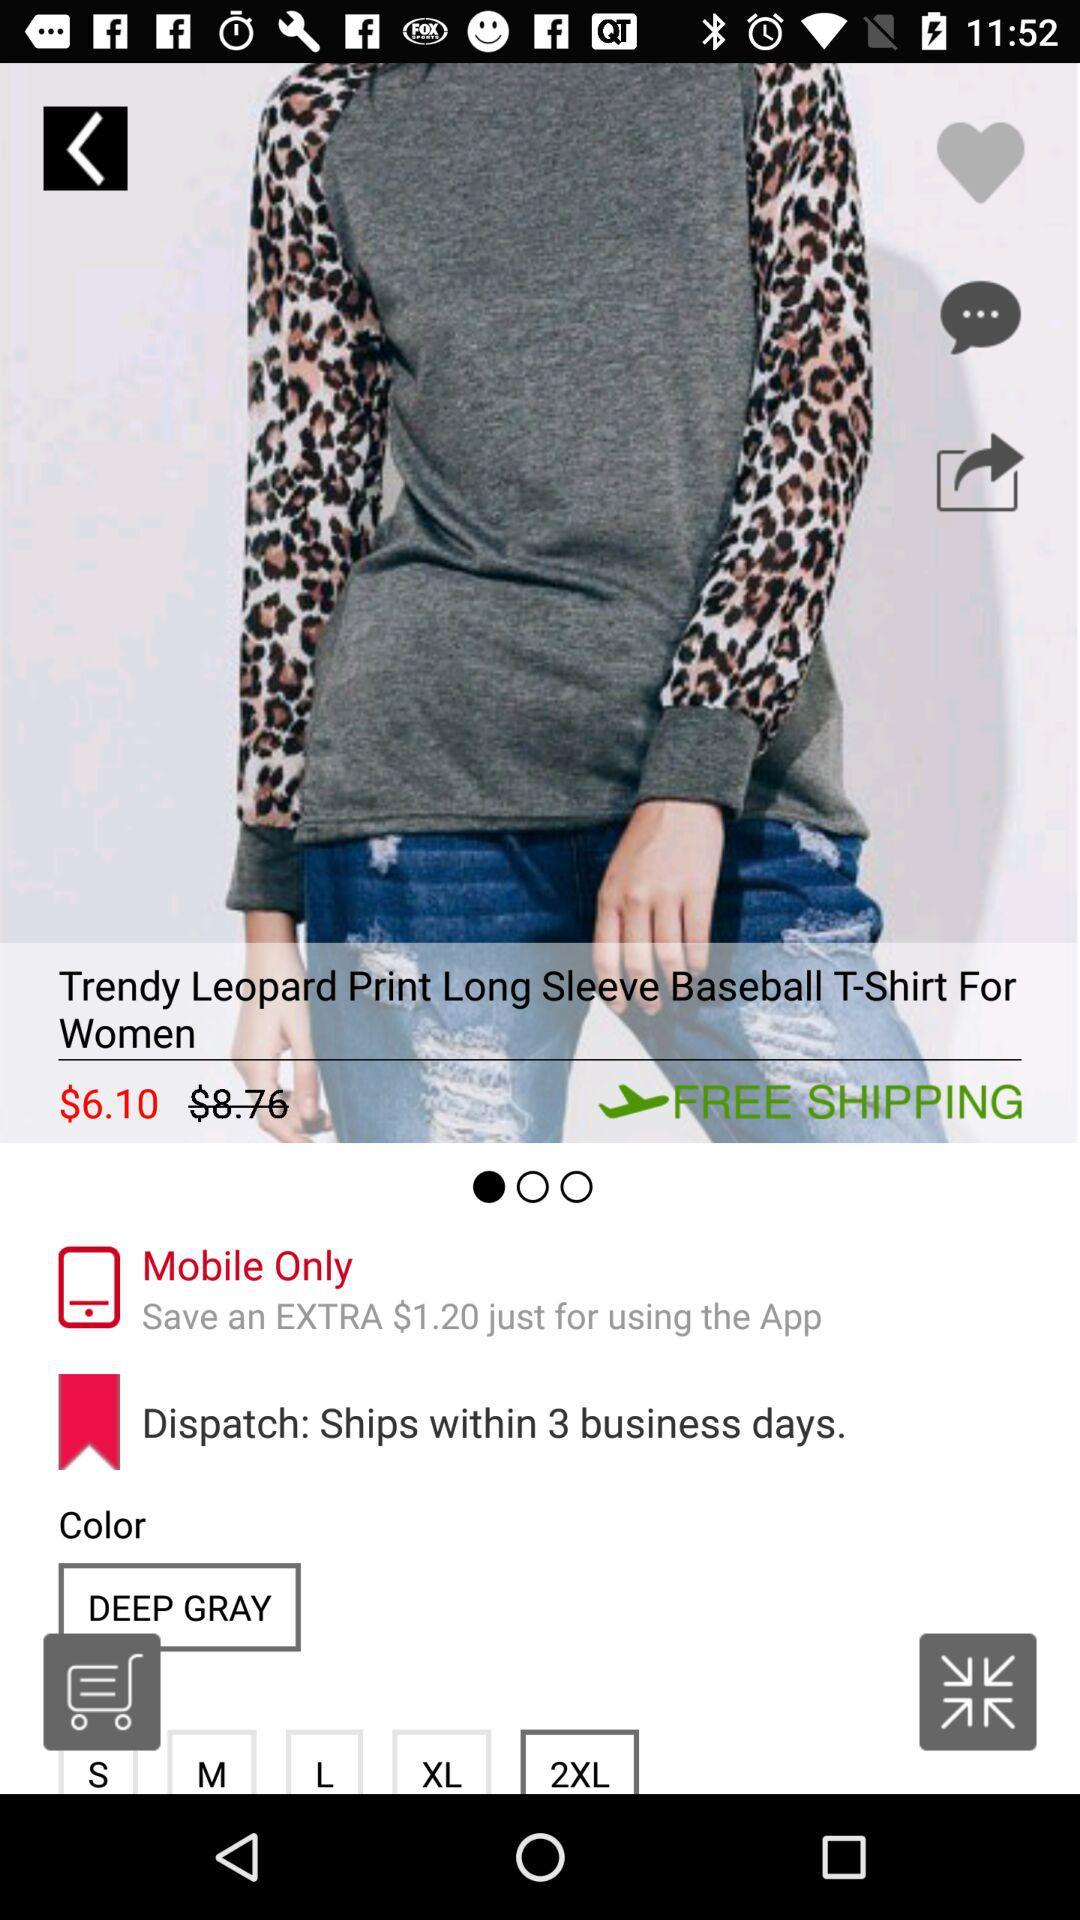 The image size is (1080, 1920). Describe the element at coordinates (979, 316) in the screenshot. I see `the chat icon` at that location.